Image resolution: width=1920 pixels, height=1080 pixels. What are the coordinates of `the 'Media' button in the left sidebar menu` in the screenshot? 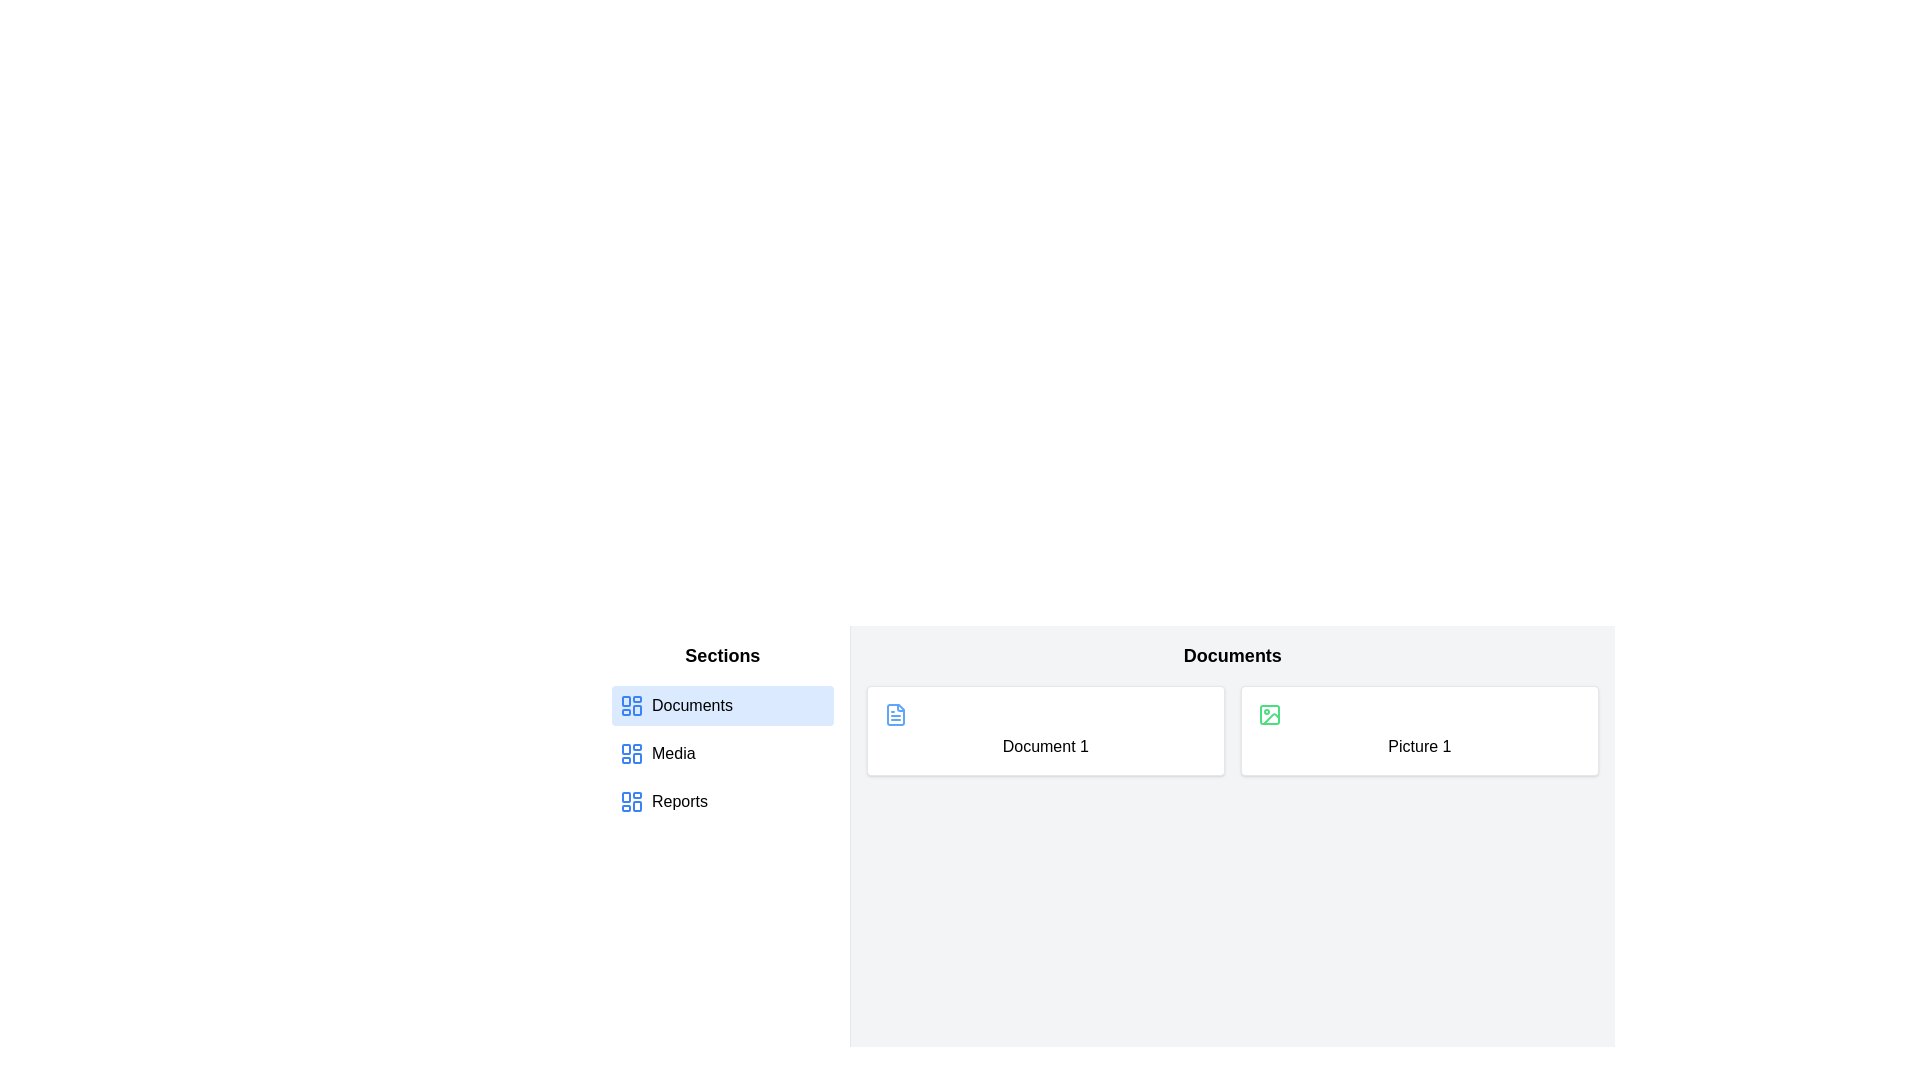 It's located at (721, 753).